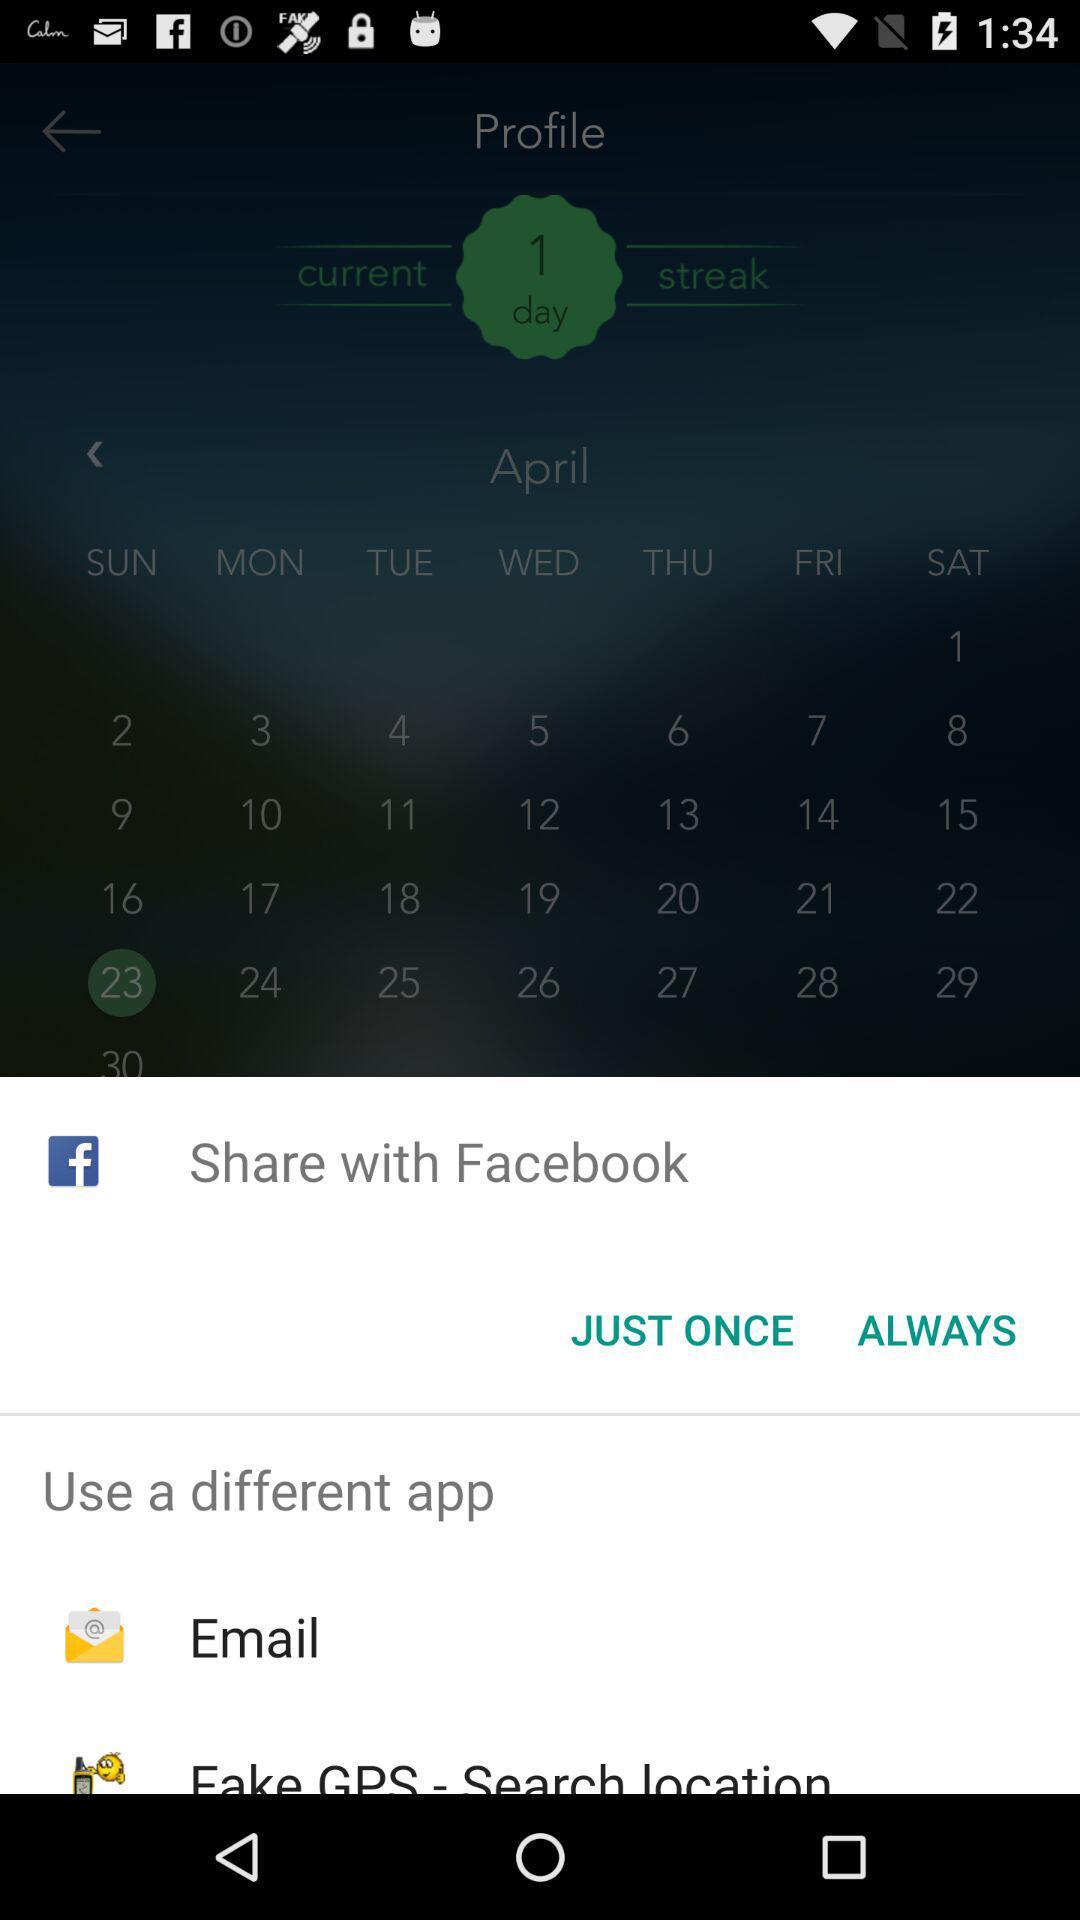 The height and width of the screenshot is (1920, 1080). Describe the element at coordinates (510, 1770) in the screenshot. I see `the fake gps search` at that location.